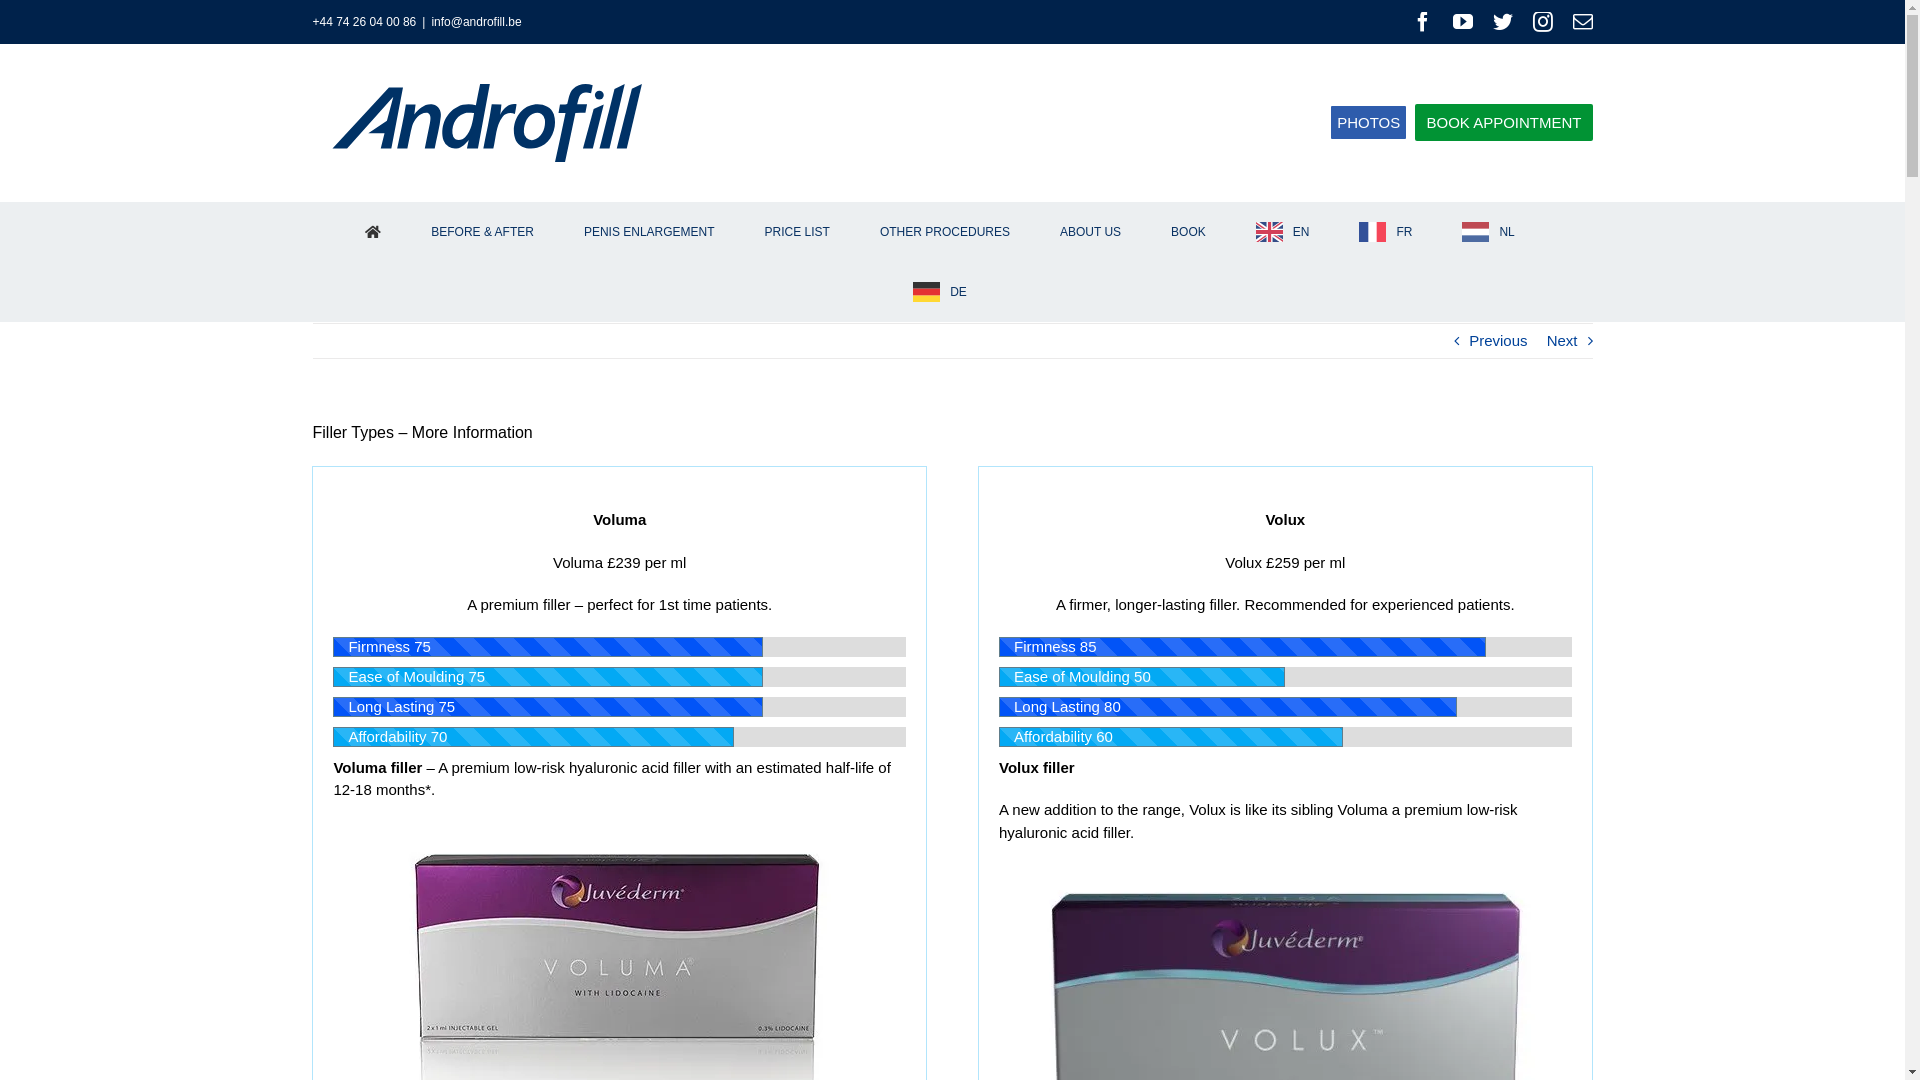 This screenshot has width=1920, height=1080. Describe the element at coordinates (943, 230) in the screenshot. I see `'OTHER PROCEDURES'` at that location.